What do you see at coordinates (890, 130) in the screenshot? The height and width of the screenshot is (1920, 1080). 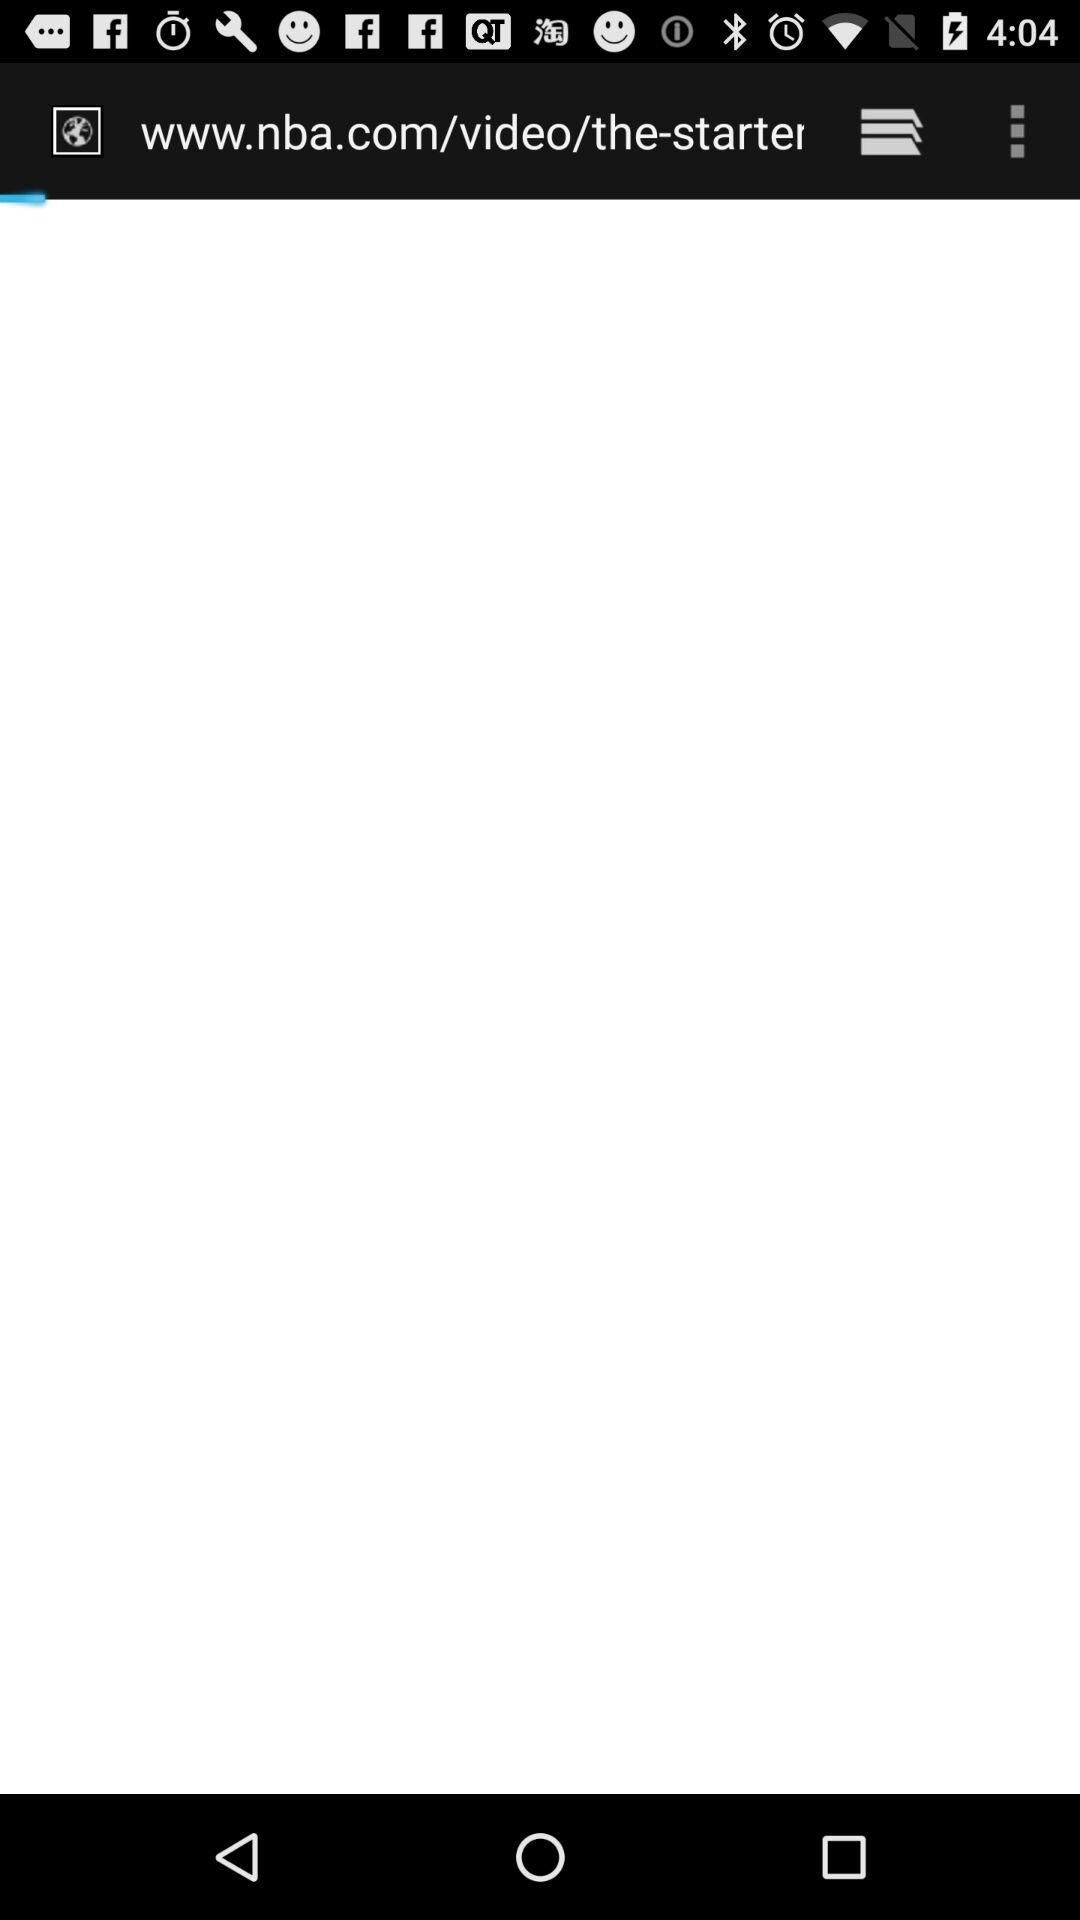 I see `the item next to the www nba com icon` at bounding box center [890, 130].